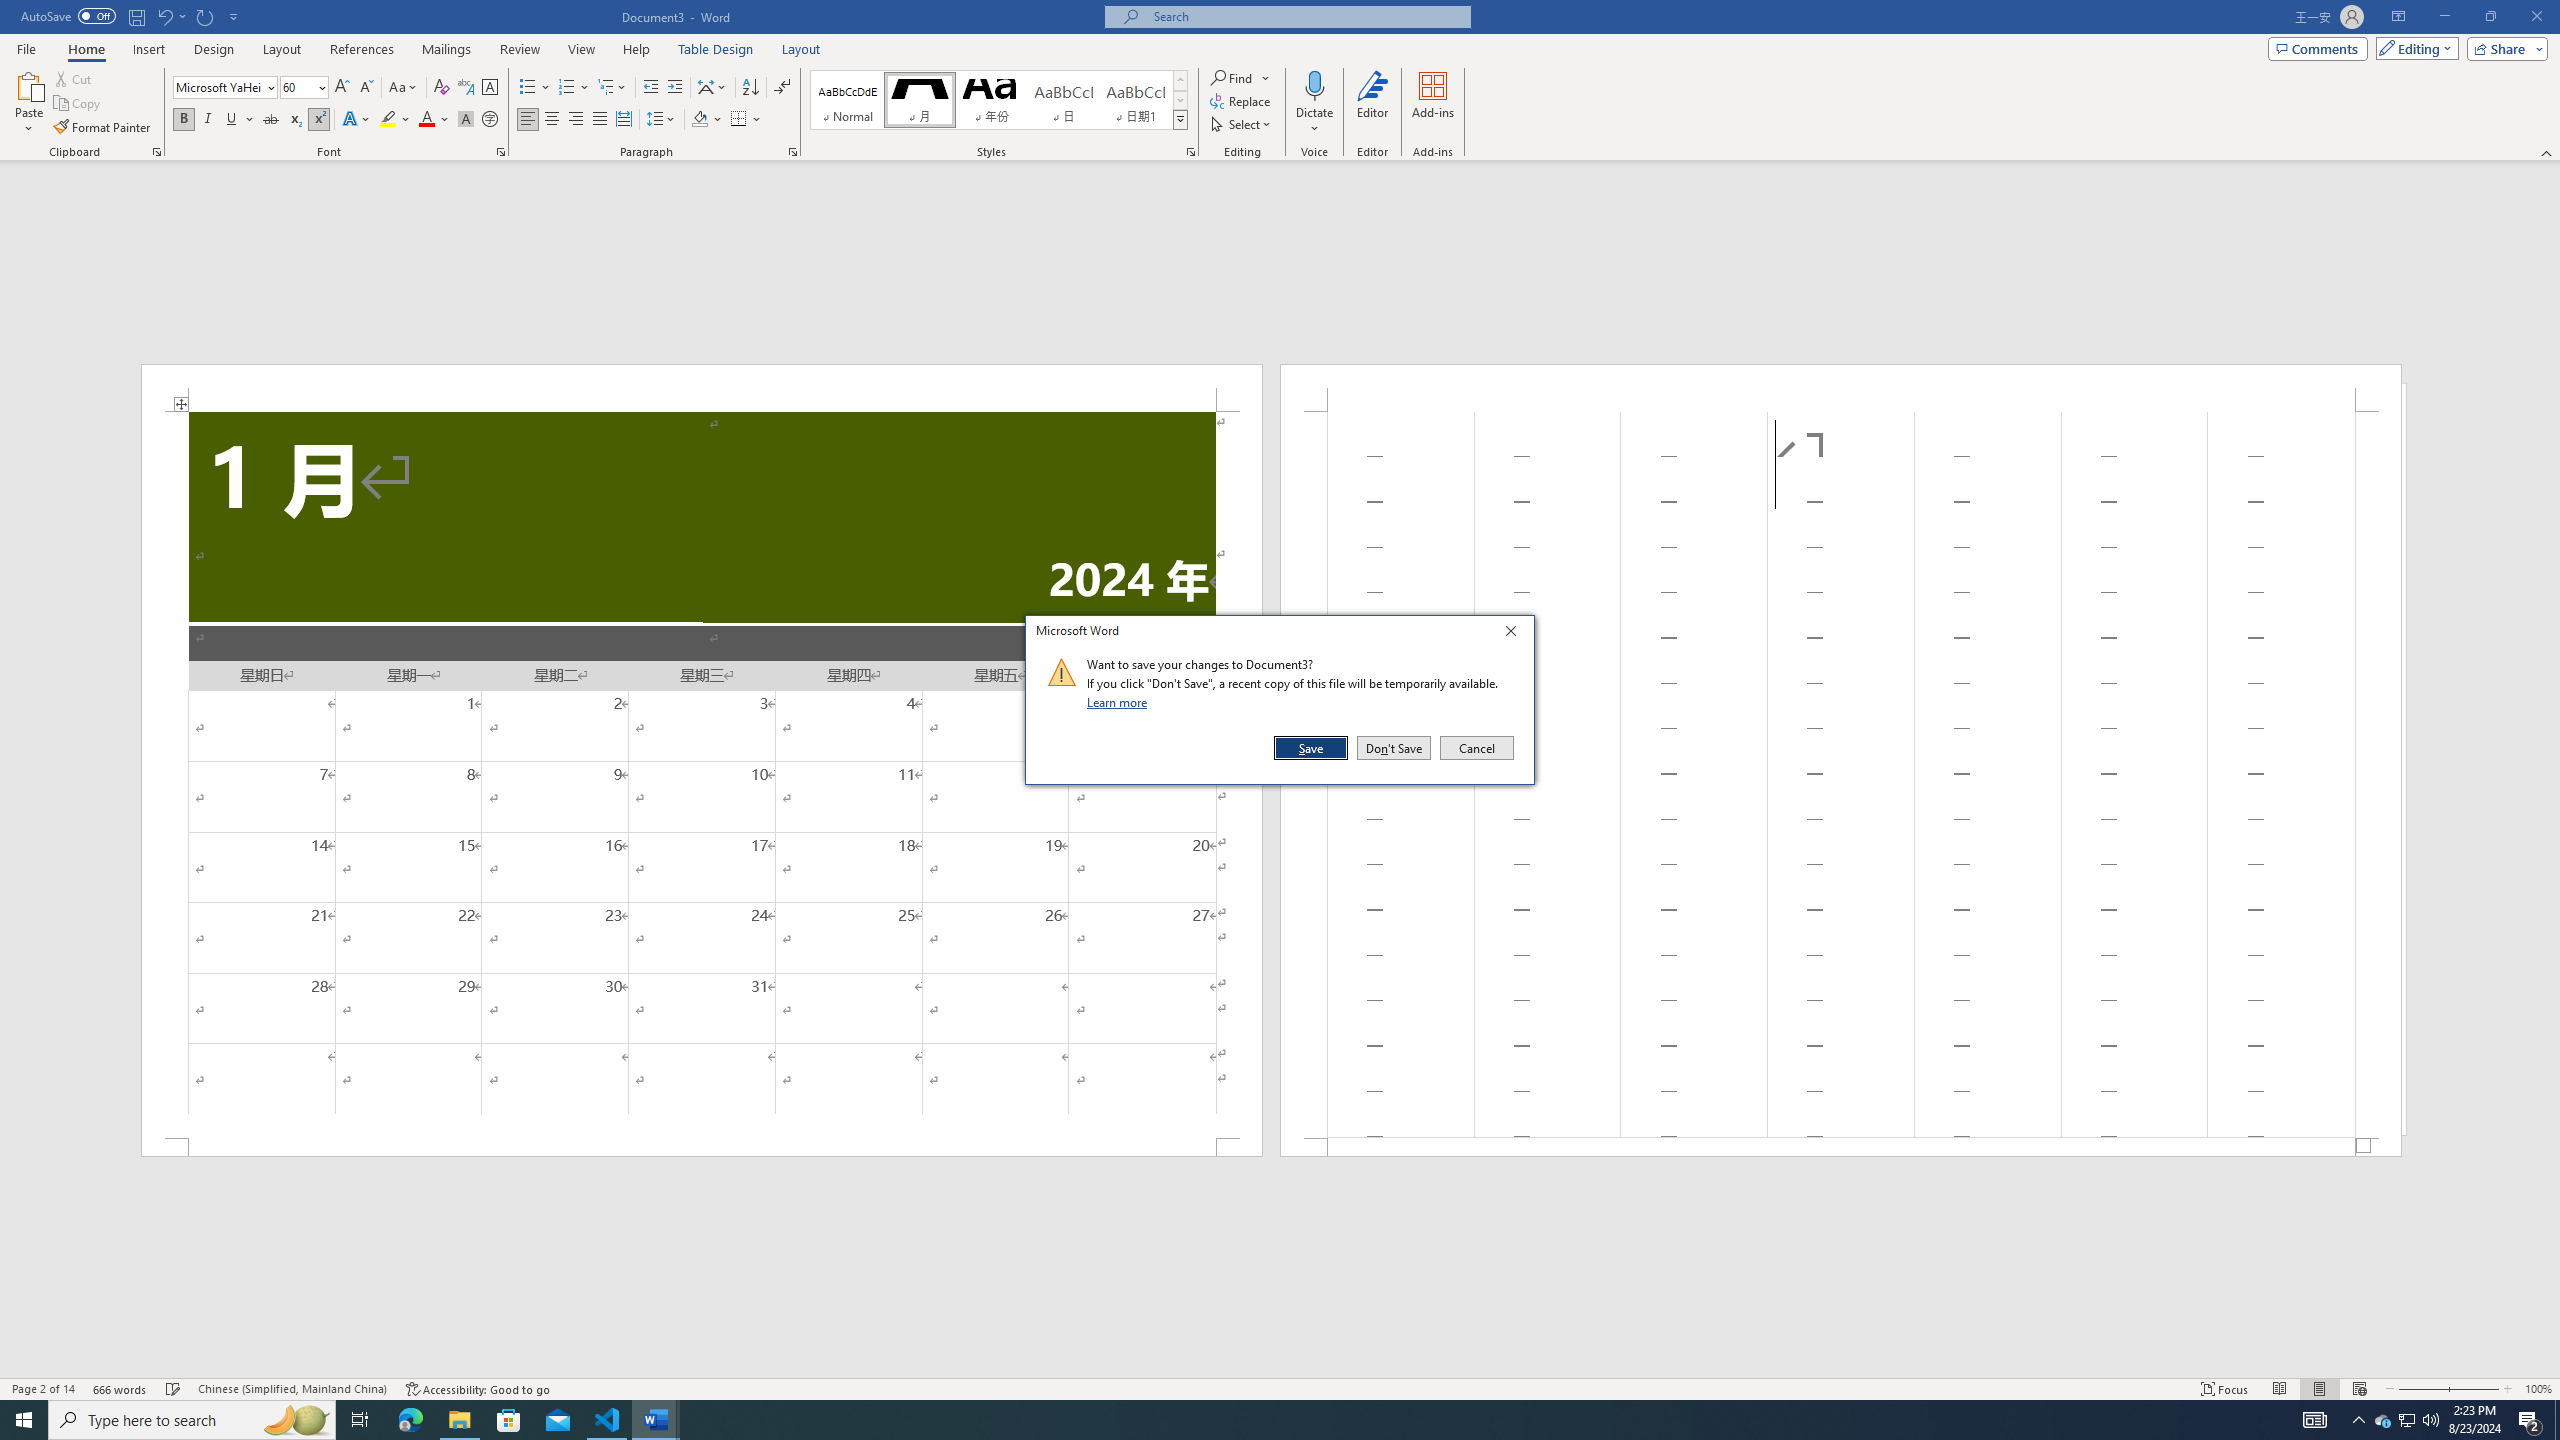 This screenshot has width=2560, height=1440. Describe the element at coordinates (205, 15) in the screenshot. I see `'Repeat Superscript'` at that location.